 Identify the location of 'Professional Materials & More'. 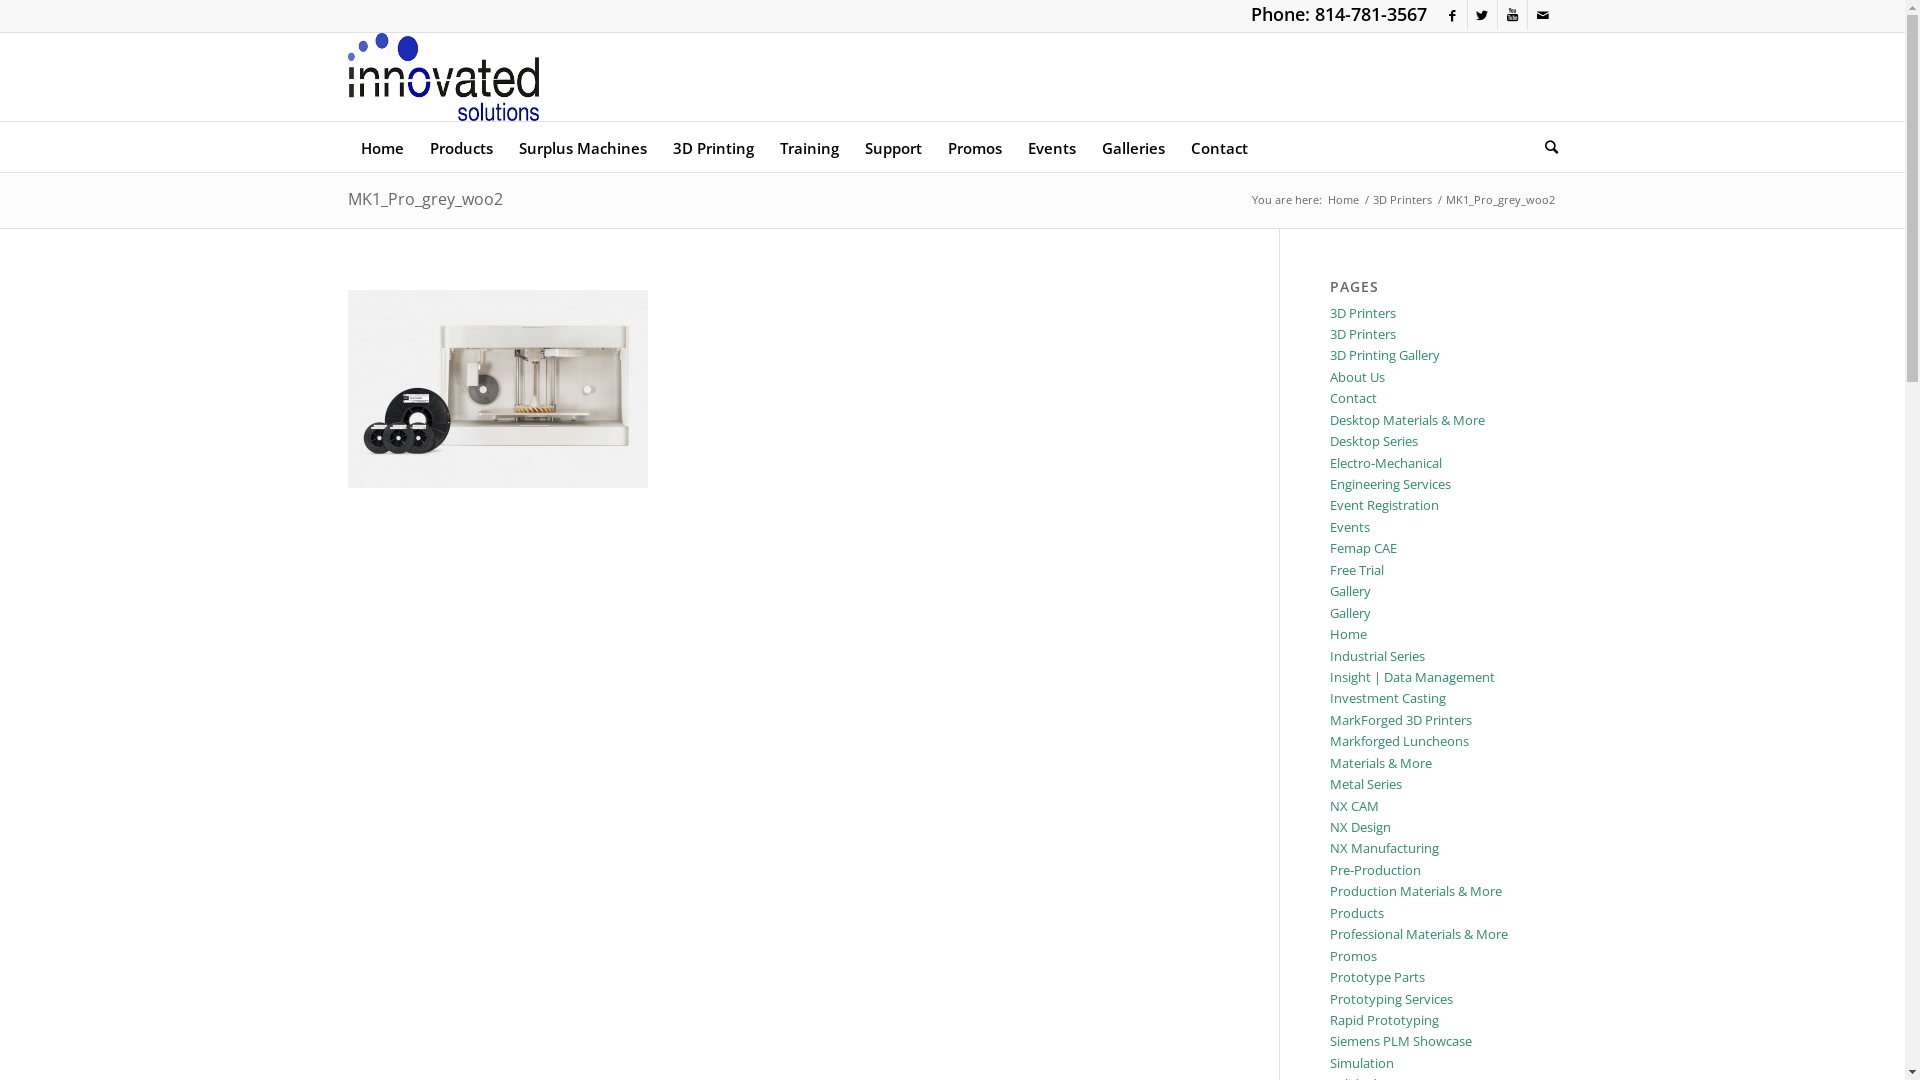
(1418, 933).